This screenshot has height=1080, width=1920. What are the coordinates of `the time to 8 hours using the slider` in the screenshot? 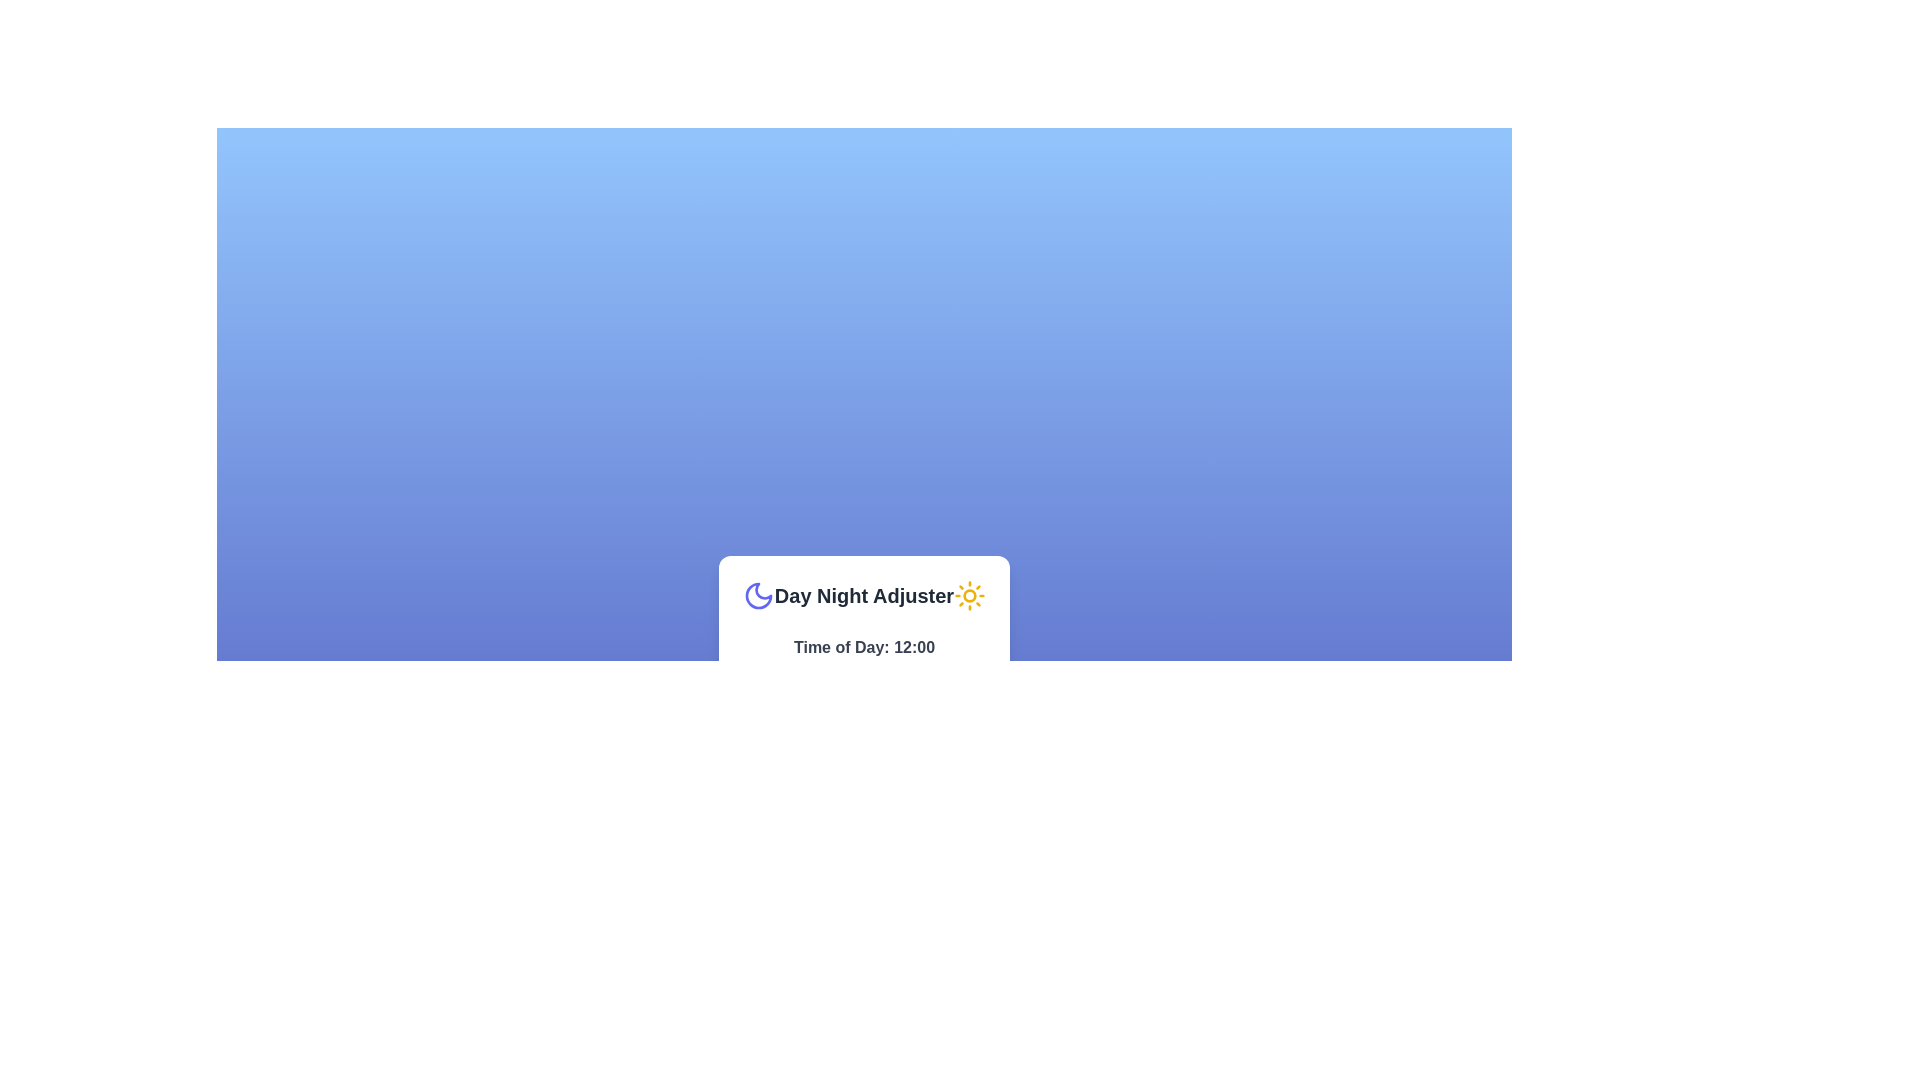 It's located at (827, 670).